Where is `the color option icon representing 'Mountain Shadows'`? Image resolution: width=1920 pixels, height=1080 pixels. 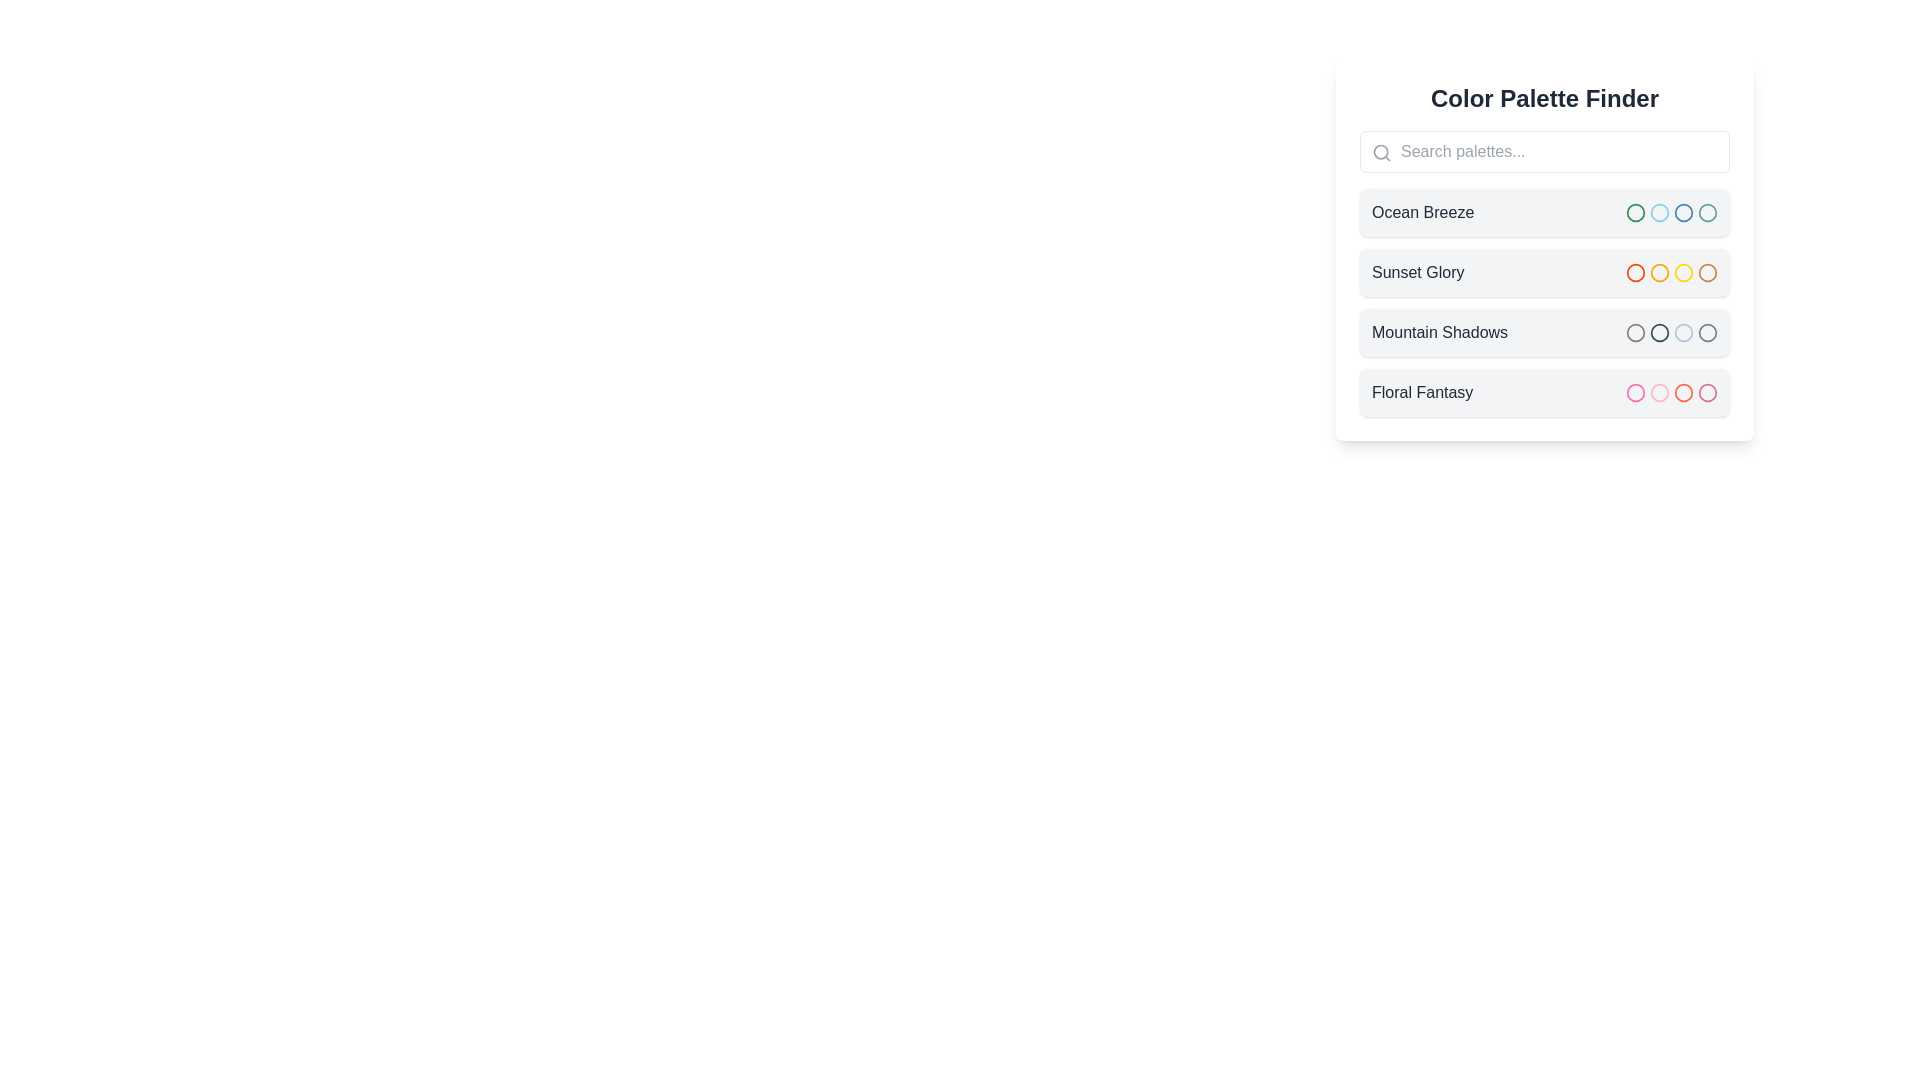
the color option icon representing 'Mountain Shadows' is located at coordinates (1683, 331).